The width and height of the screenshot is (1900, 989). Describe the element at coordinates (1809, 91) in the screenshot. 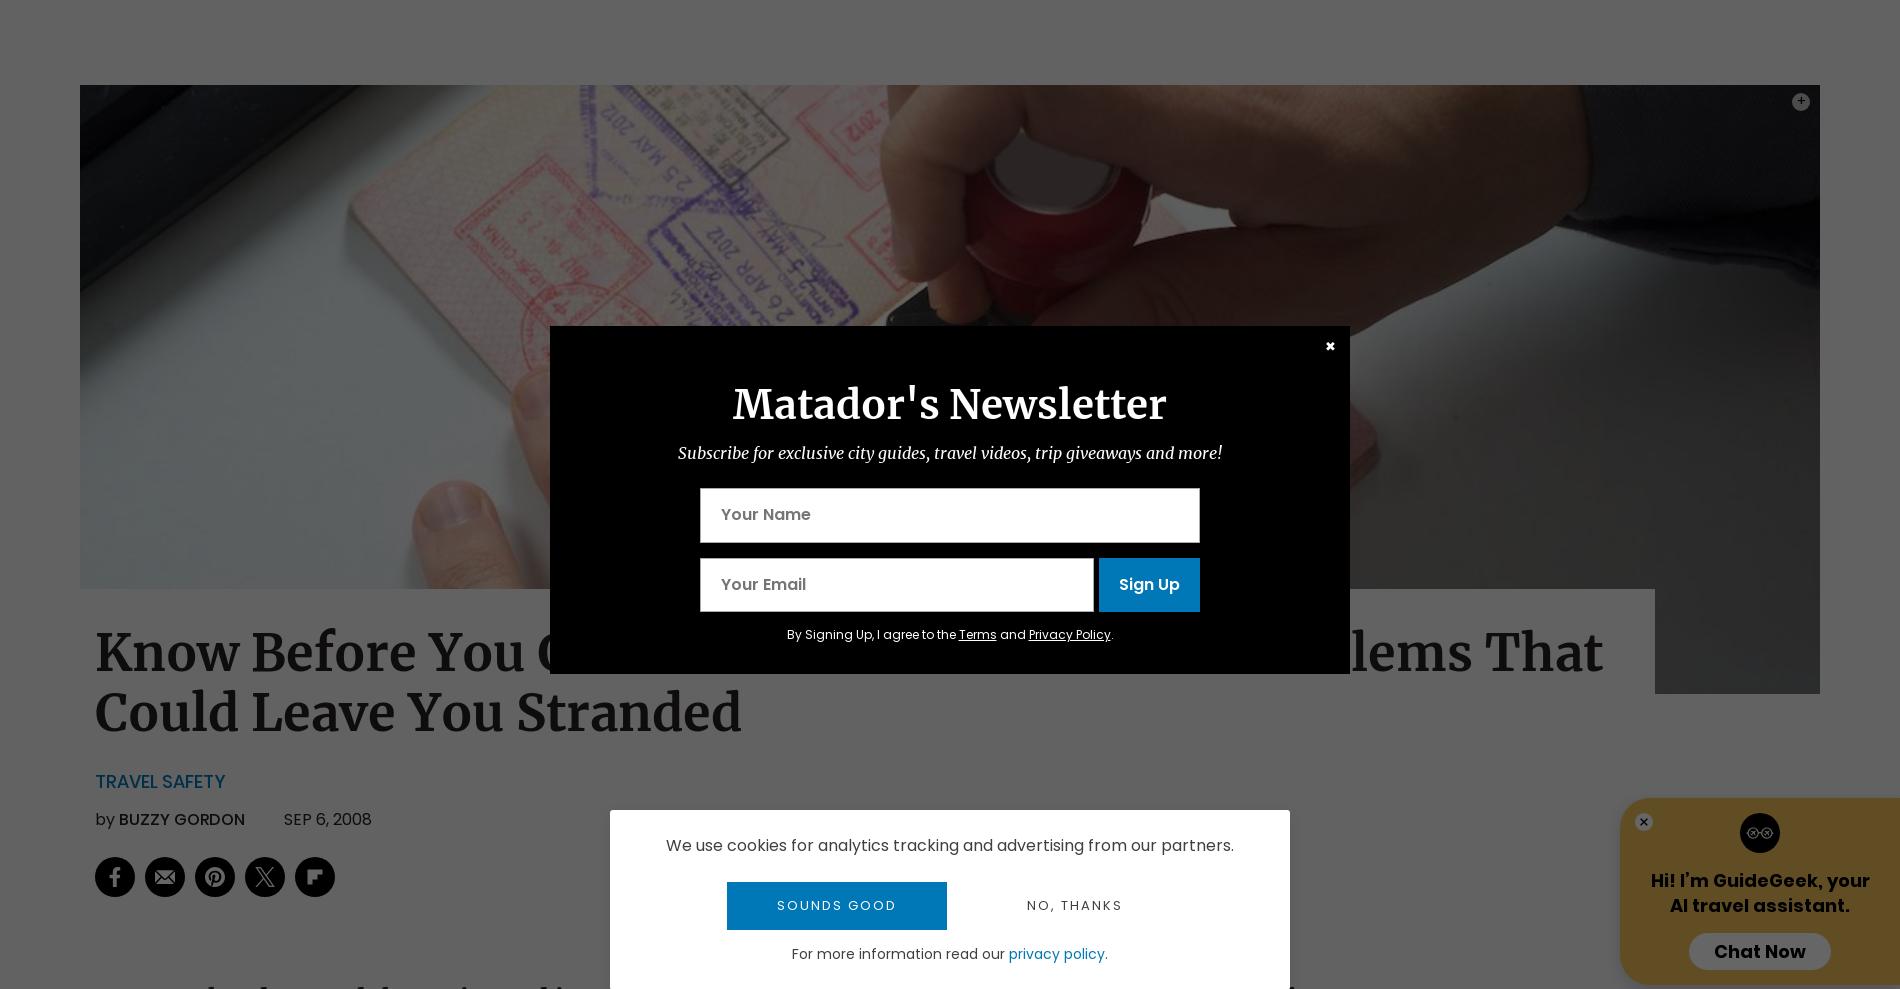

I see `'Photo:'` at that location.